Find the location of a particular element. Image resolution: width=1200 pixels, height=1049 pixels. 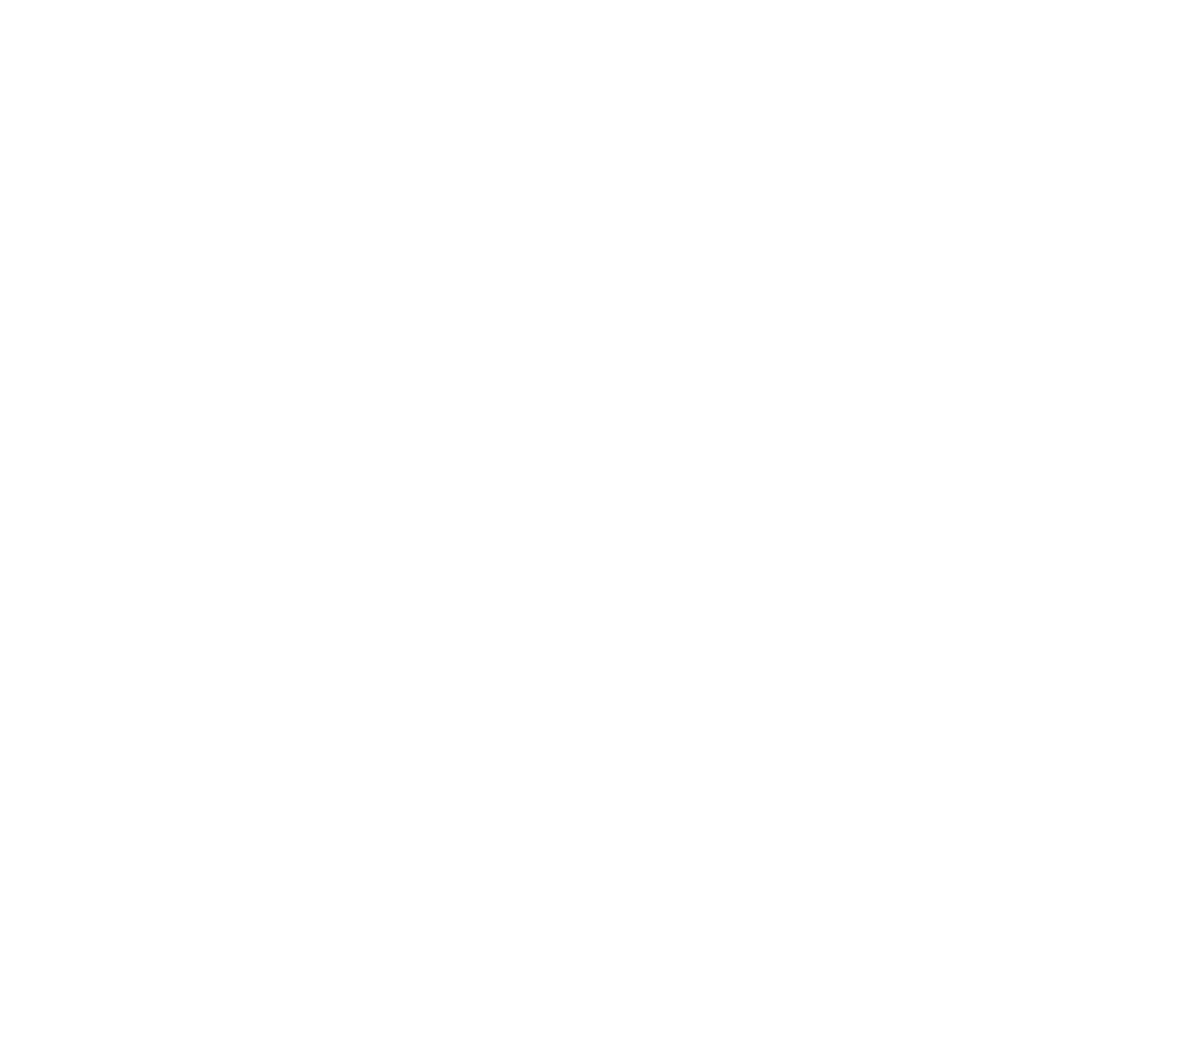

'Accessibility Statement' is located at coordinates (598, 868).